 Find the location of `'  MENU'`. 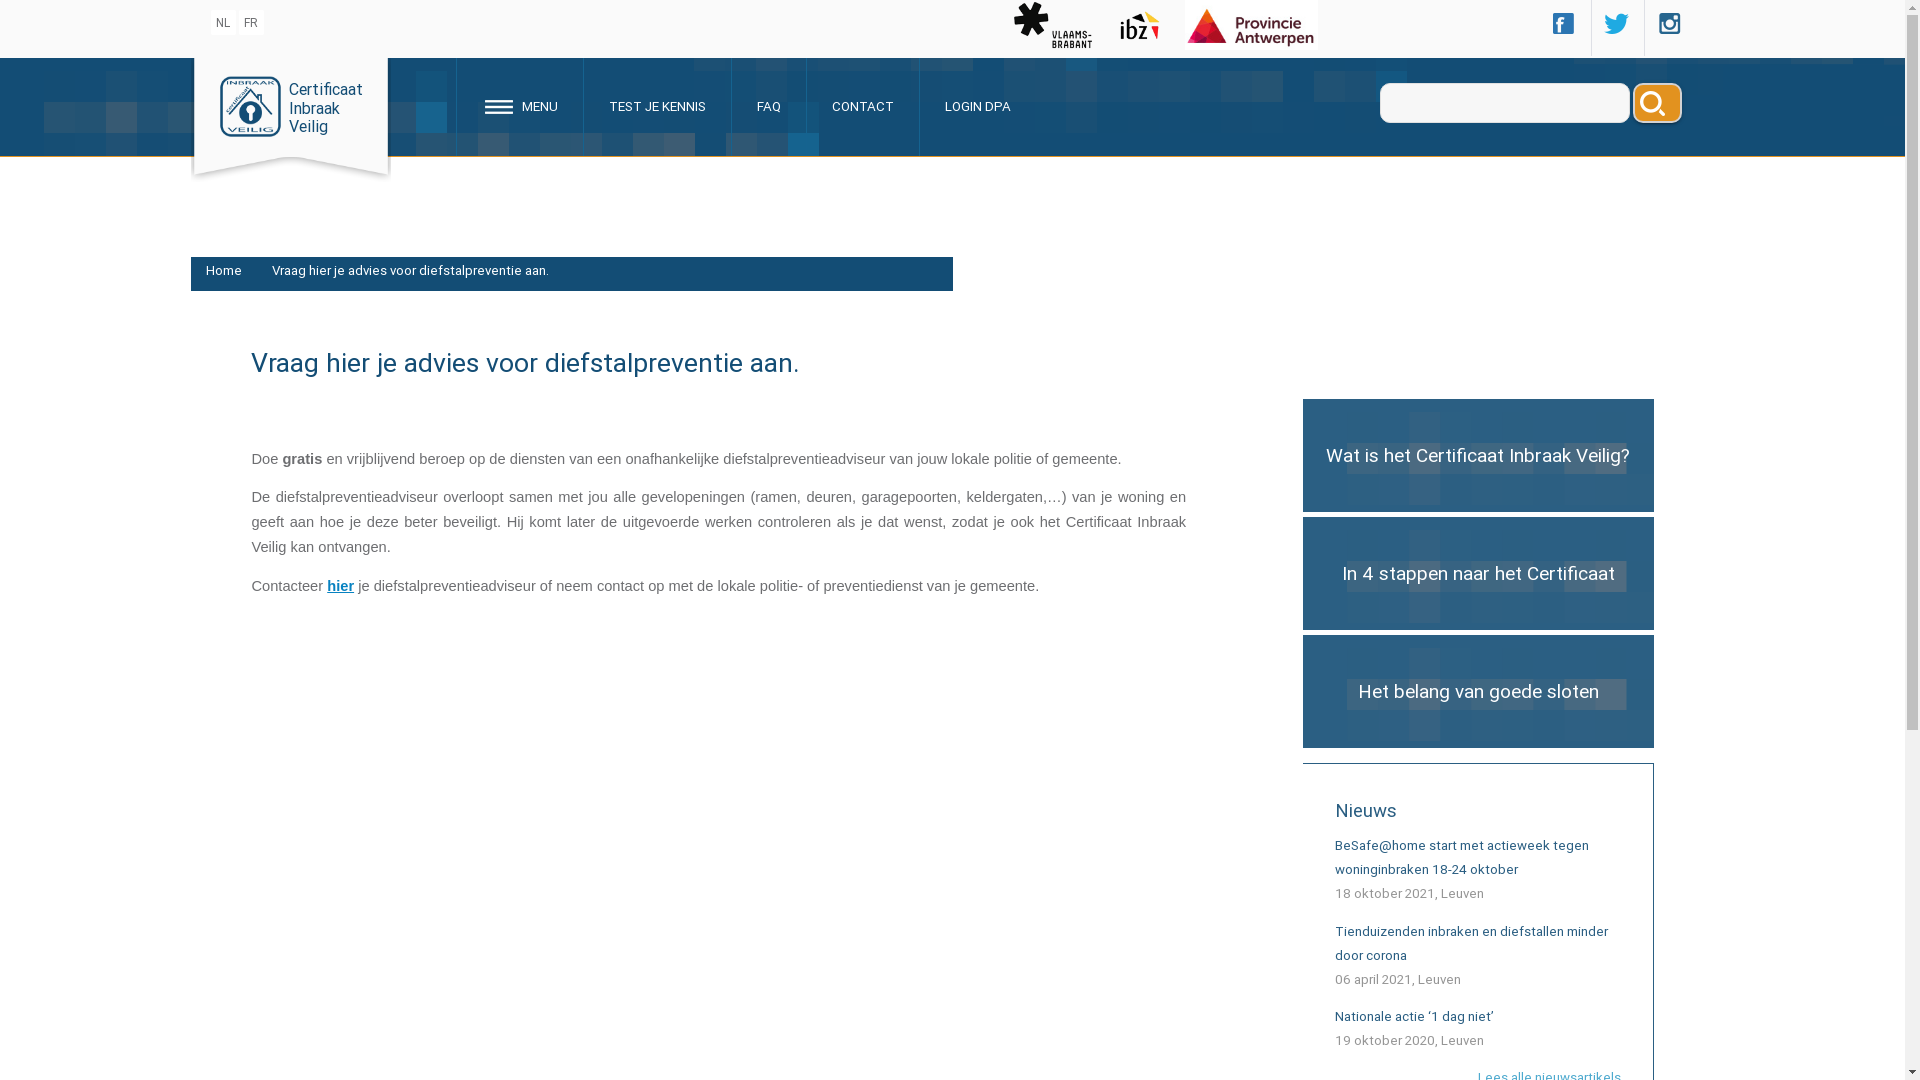

'  MENU' is located at coordinates (519, 107).